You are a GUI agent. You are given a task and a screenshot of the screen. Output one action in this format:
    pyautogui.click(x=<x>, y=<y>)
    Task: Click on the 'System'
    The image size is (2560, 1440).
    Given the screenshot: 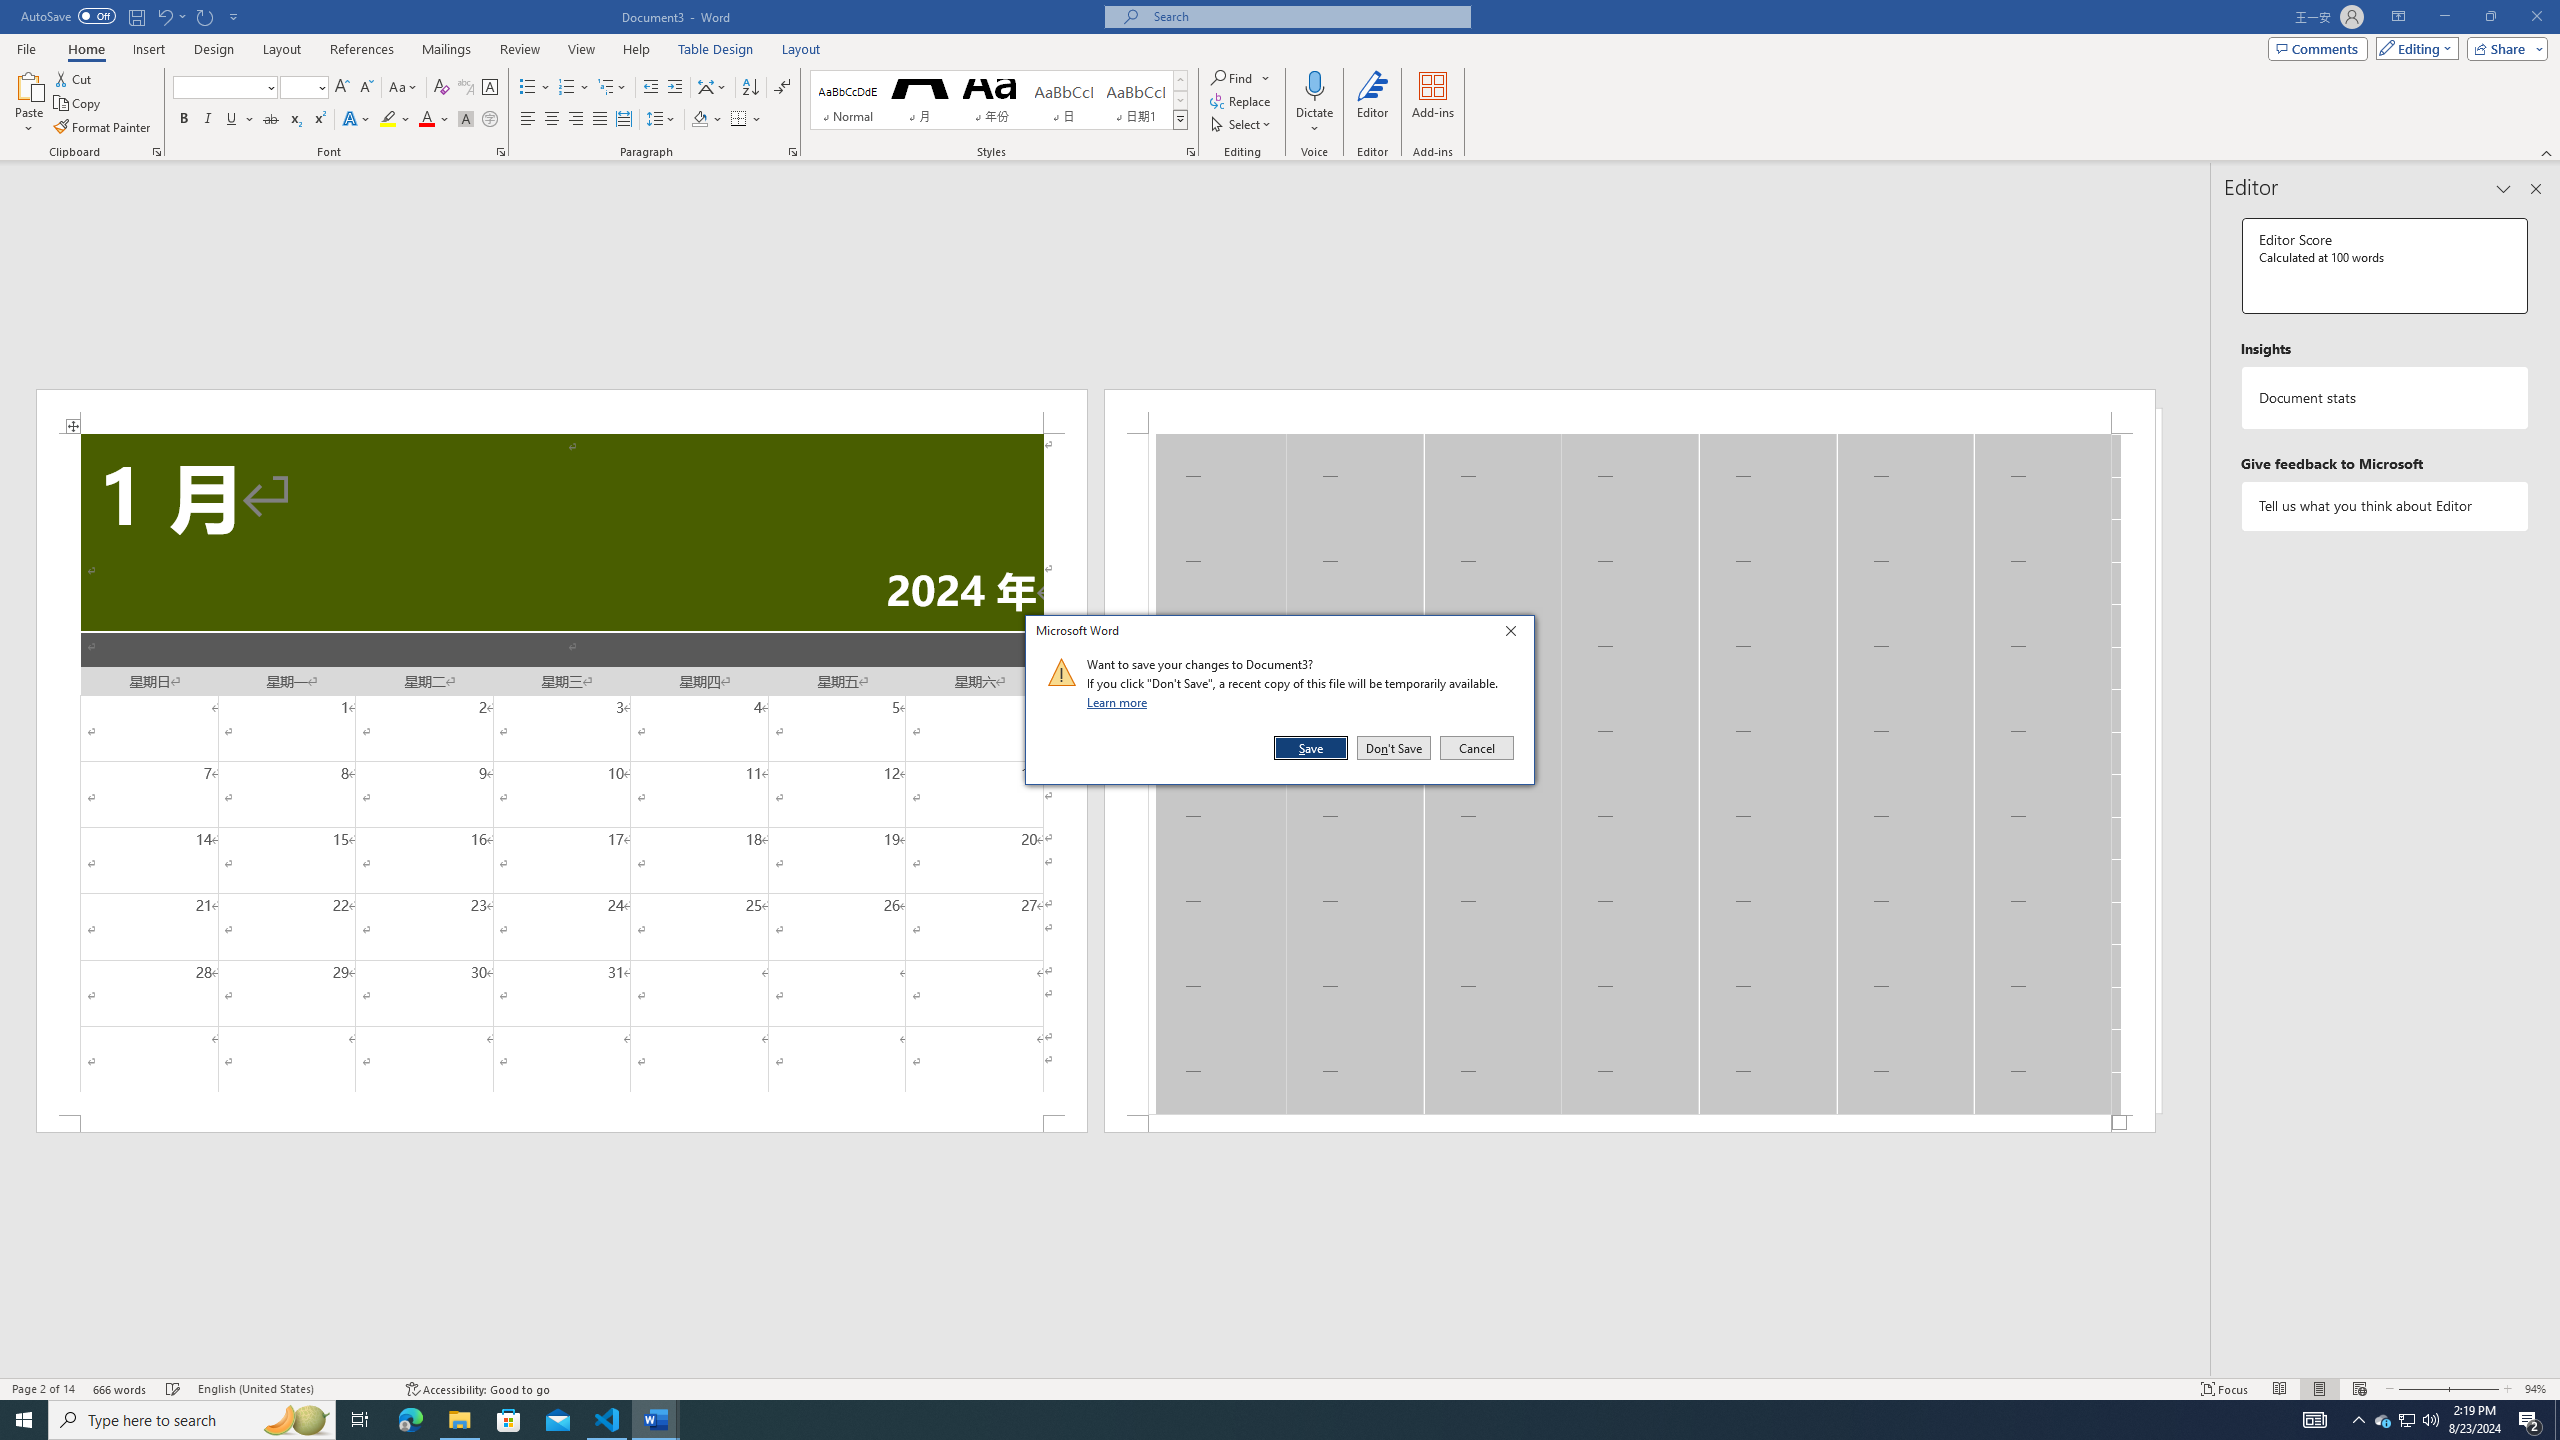 What is the action you would take?
    pyautogui.click(x=11, y=9)
    